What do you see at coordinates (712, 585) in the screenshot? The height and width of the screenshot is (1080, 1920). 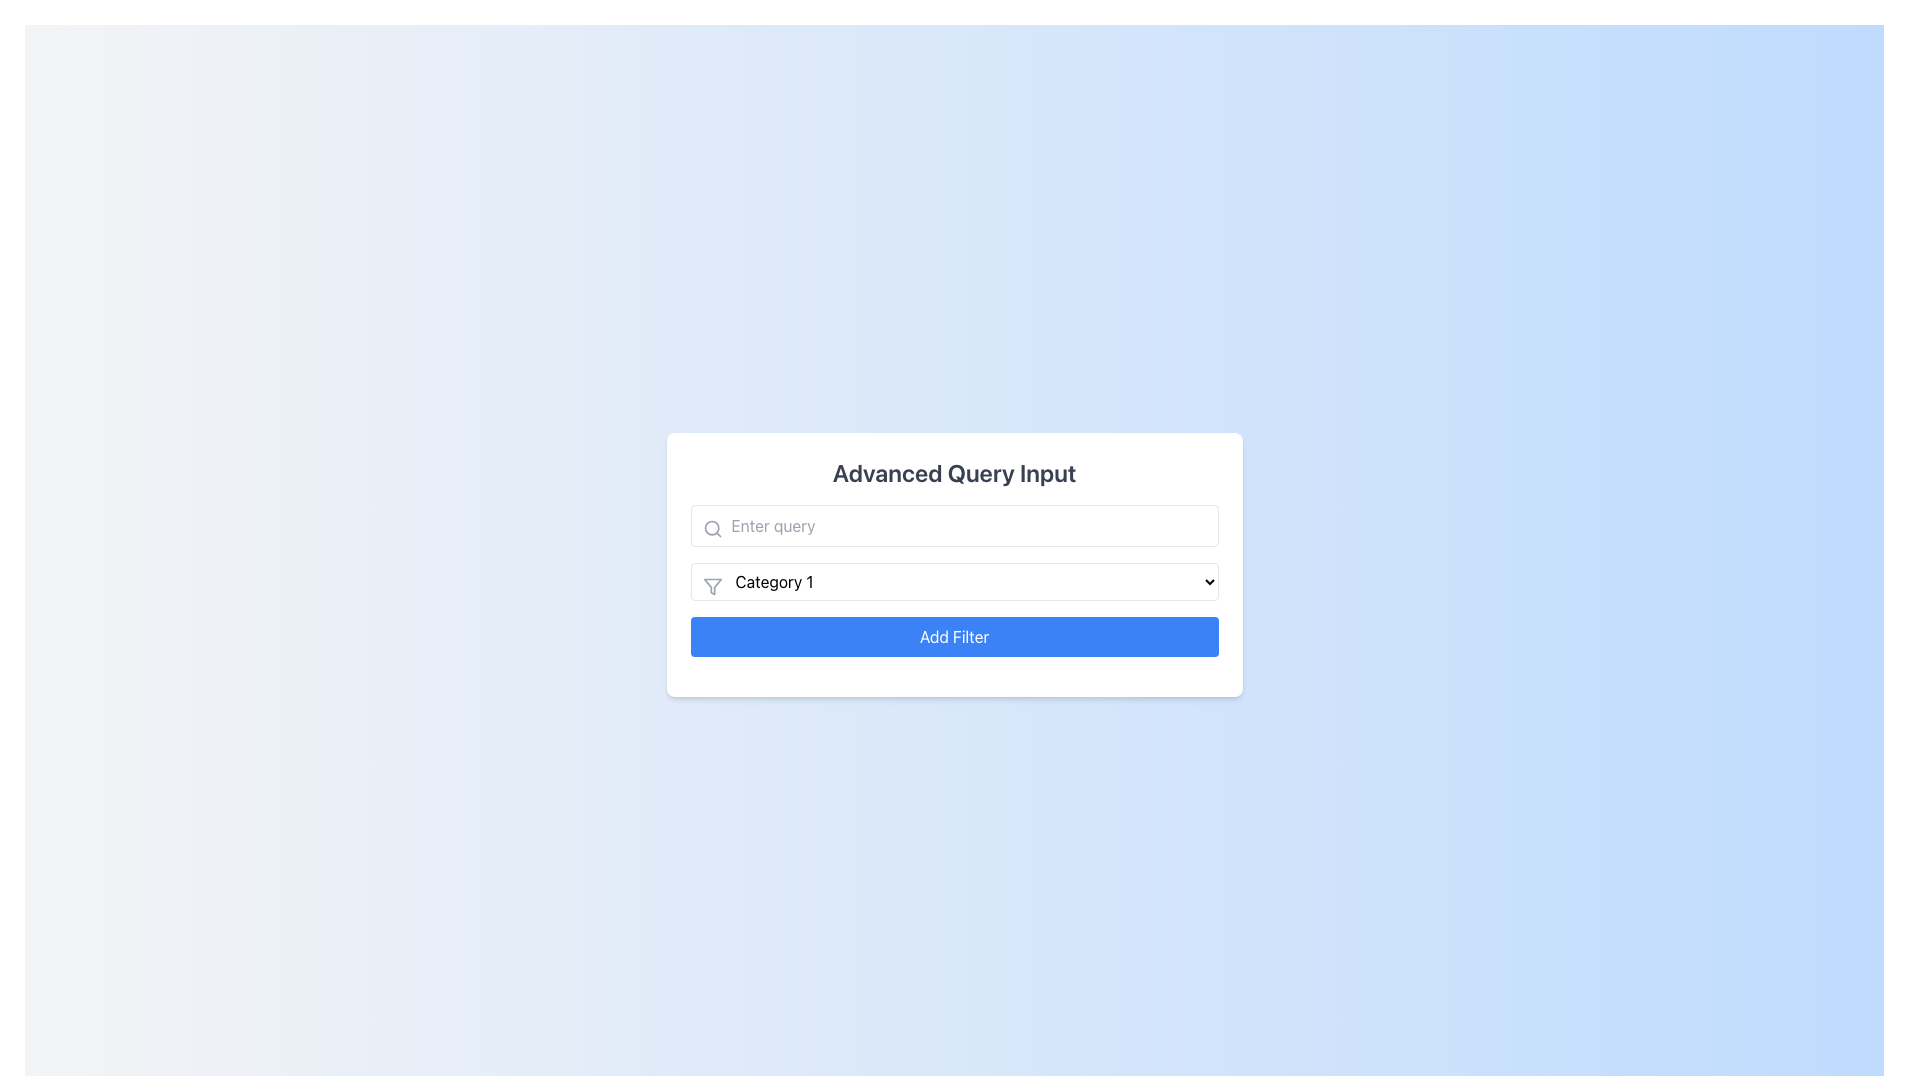 I see `the filtering icon that indicates the dropdown control for selecting categories in the input field` at bounding box center [712, 585].